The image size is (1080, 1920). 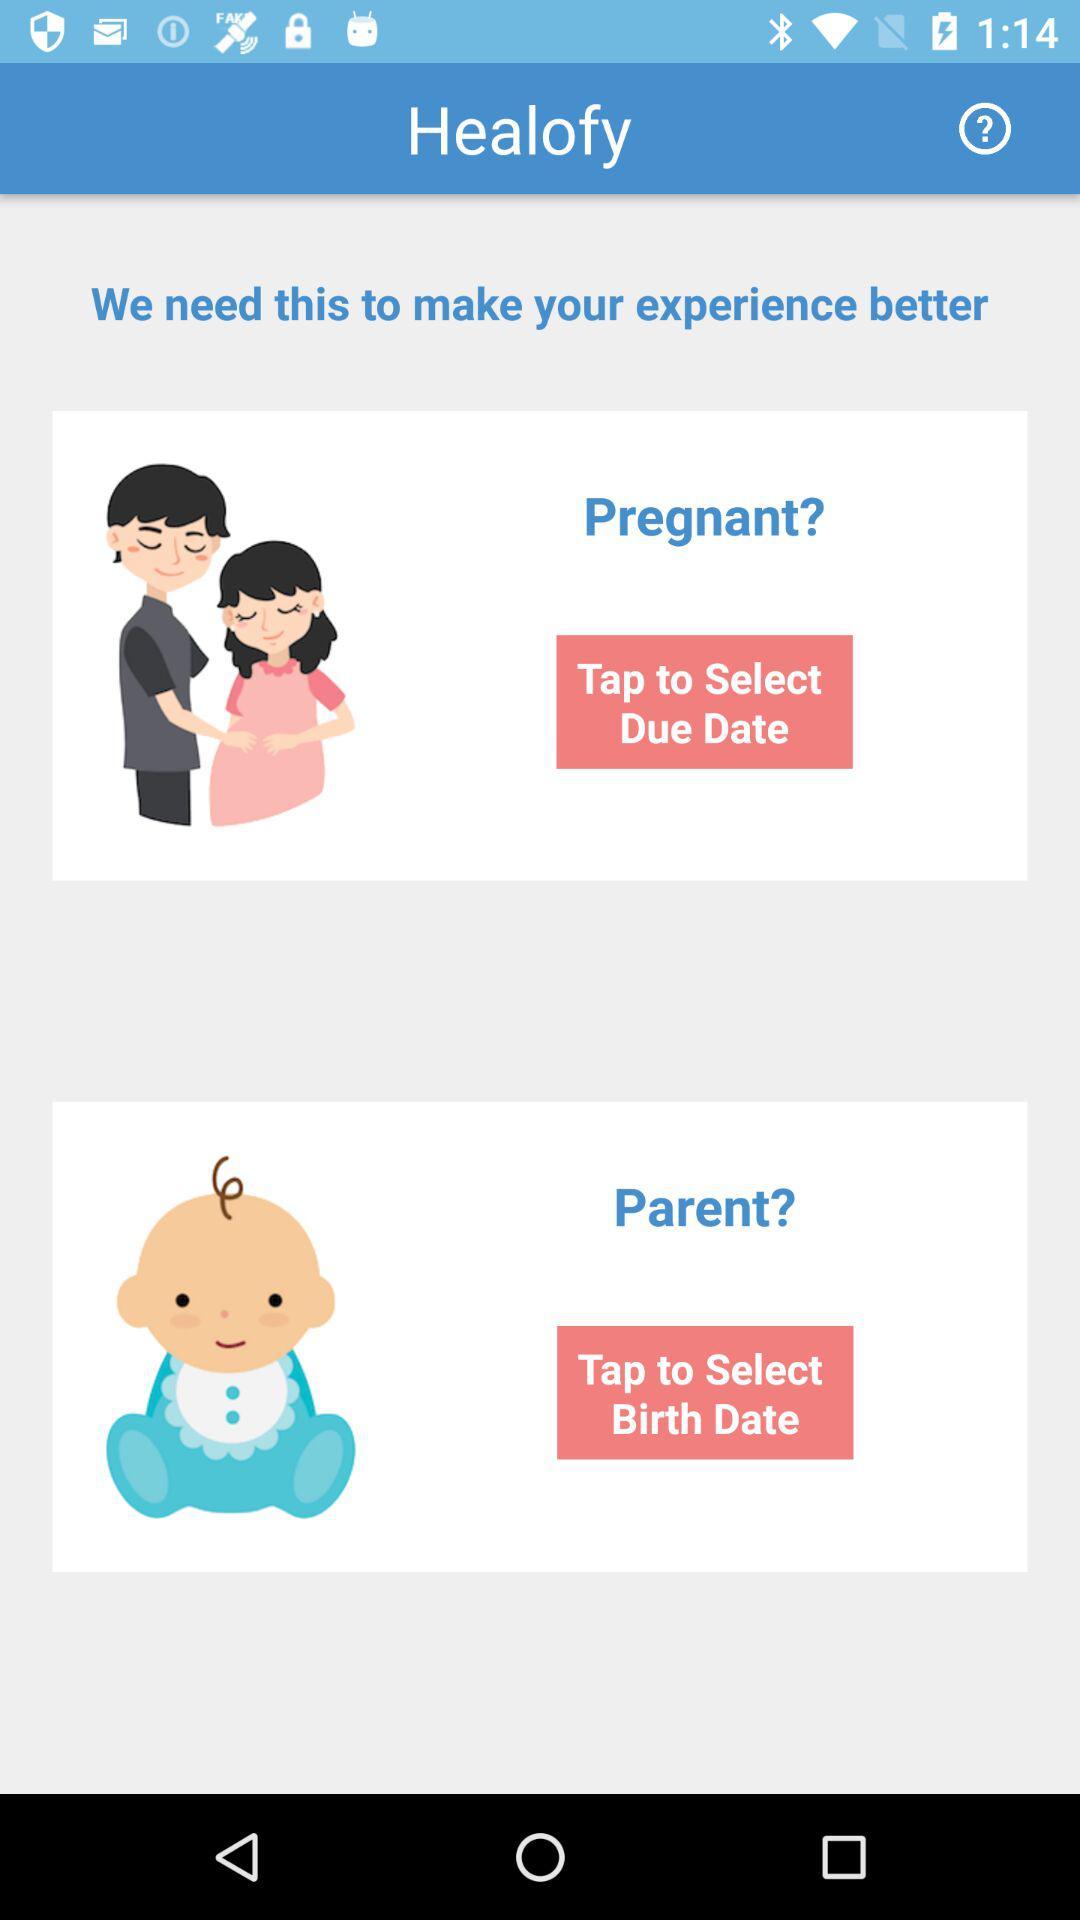 What do you see at coordinates (984, 127) in the screenshot?
I see `help` at bounding box center [984, 127].